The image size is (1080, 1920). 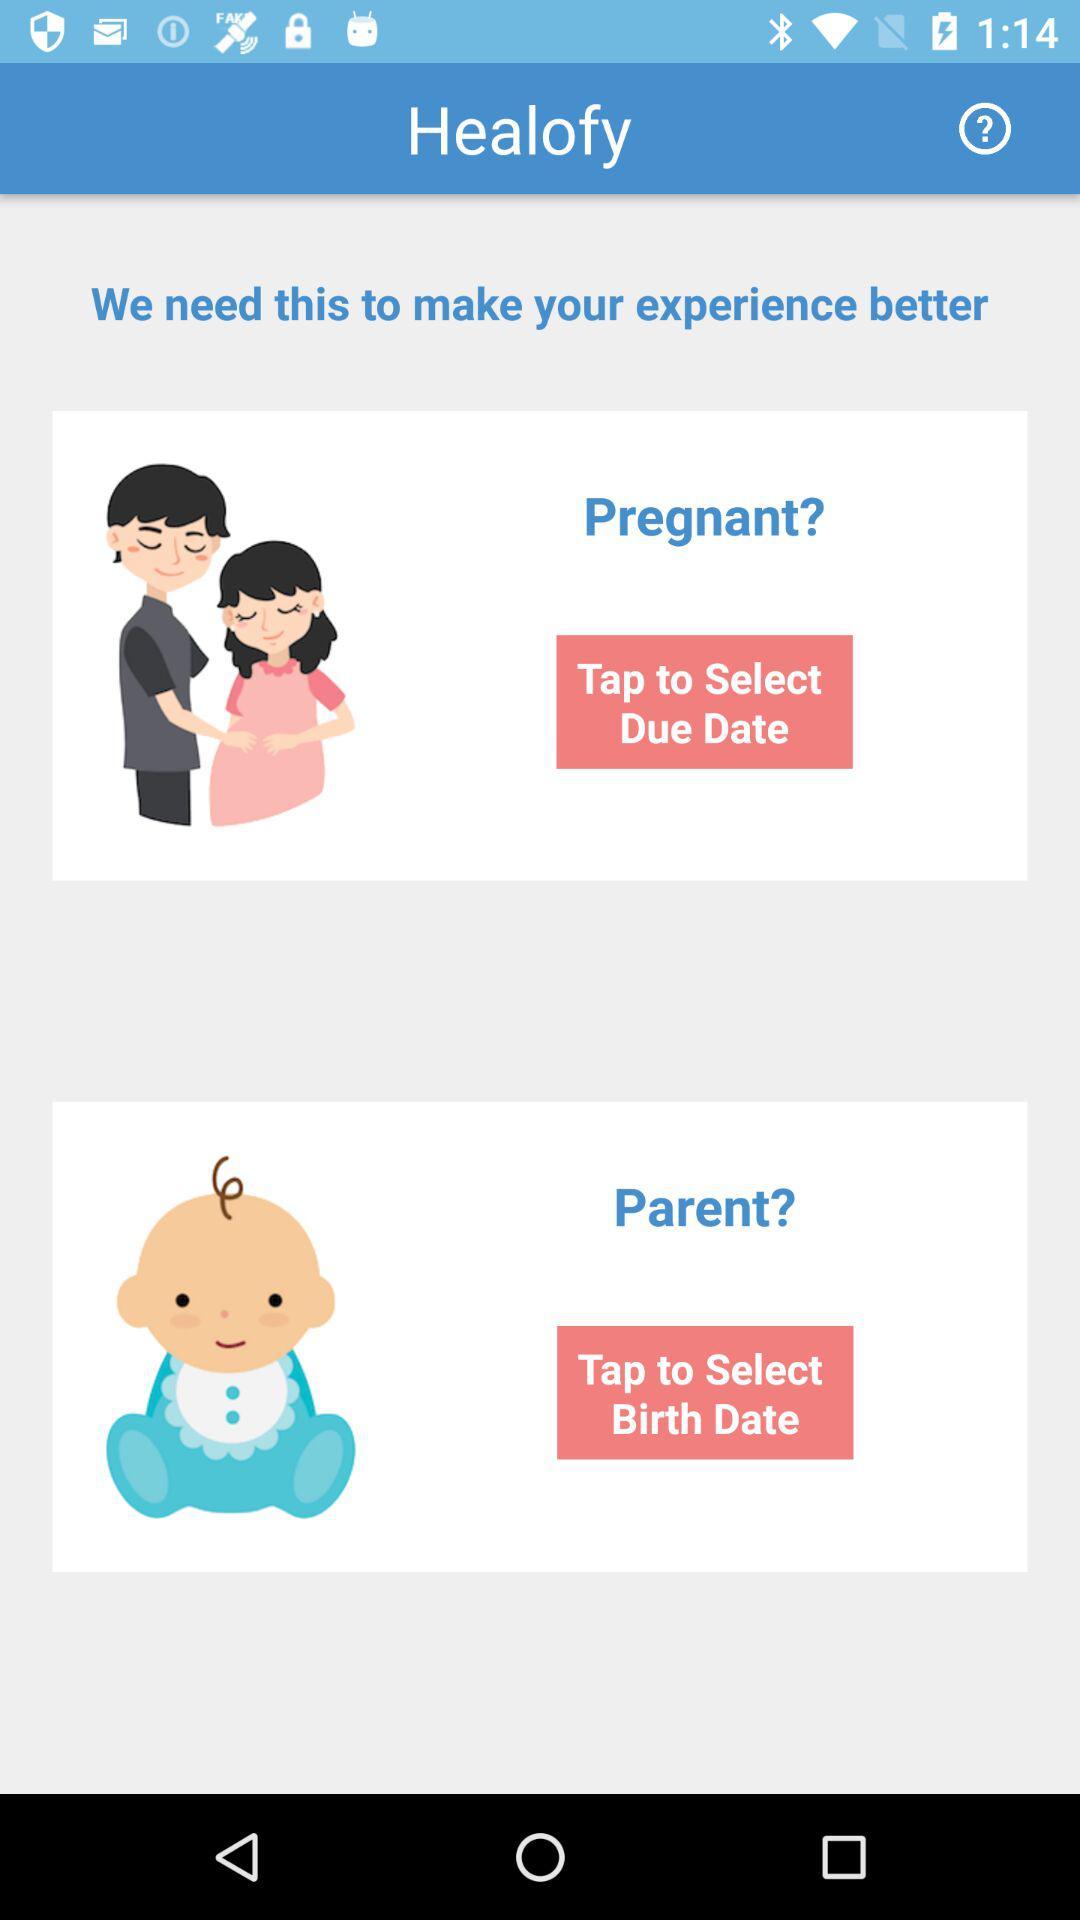 What do you see at coordinates (984, 127) in the screenshot?
I see `help` at bounding box center [984, 127].